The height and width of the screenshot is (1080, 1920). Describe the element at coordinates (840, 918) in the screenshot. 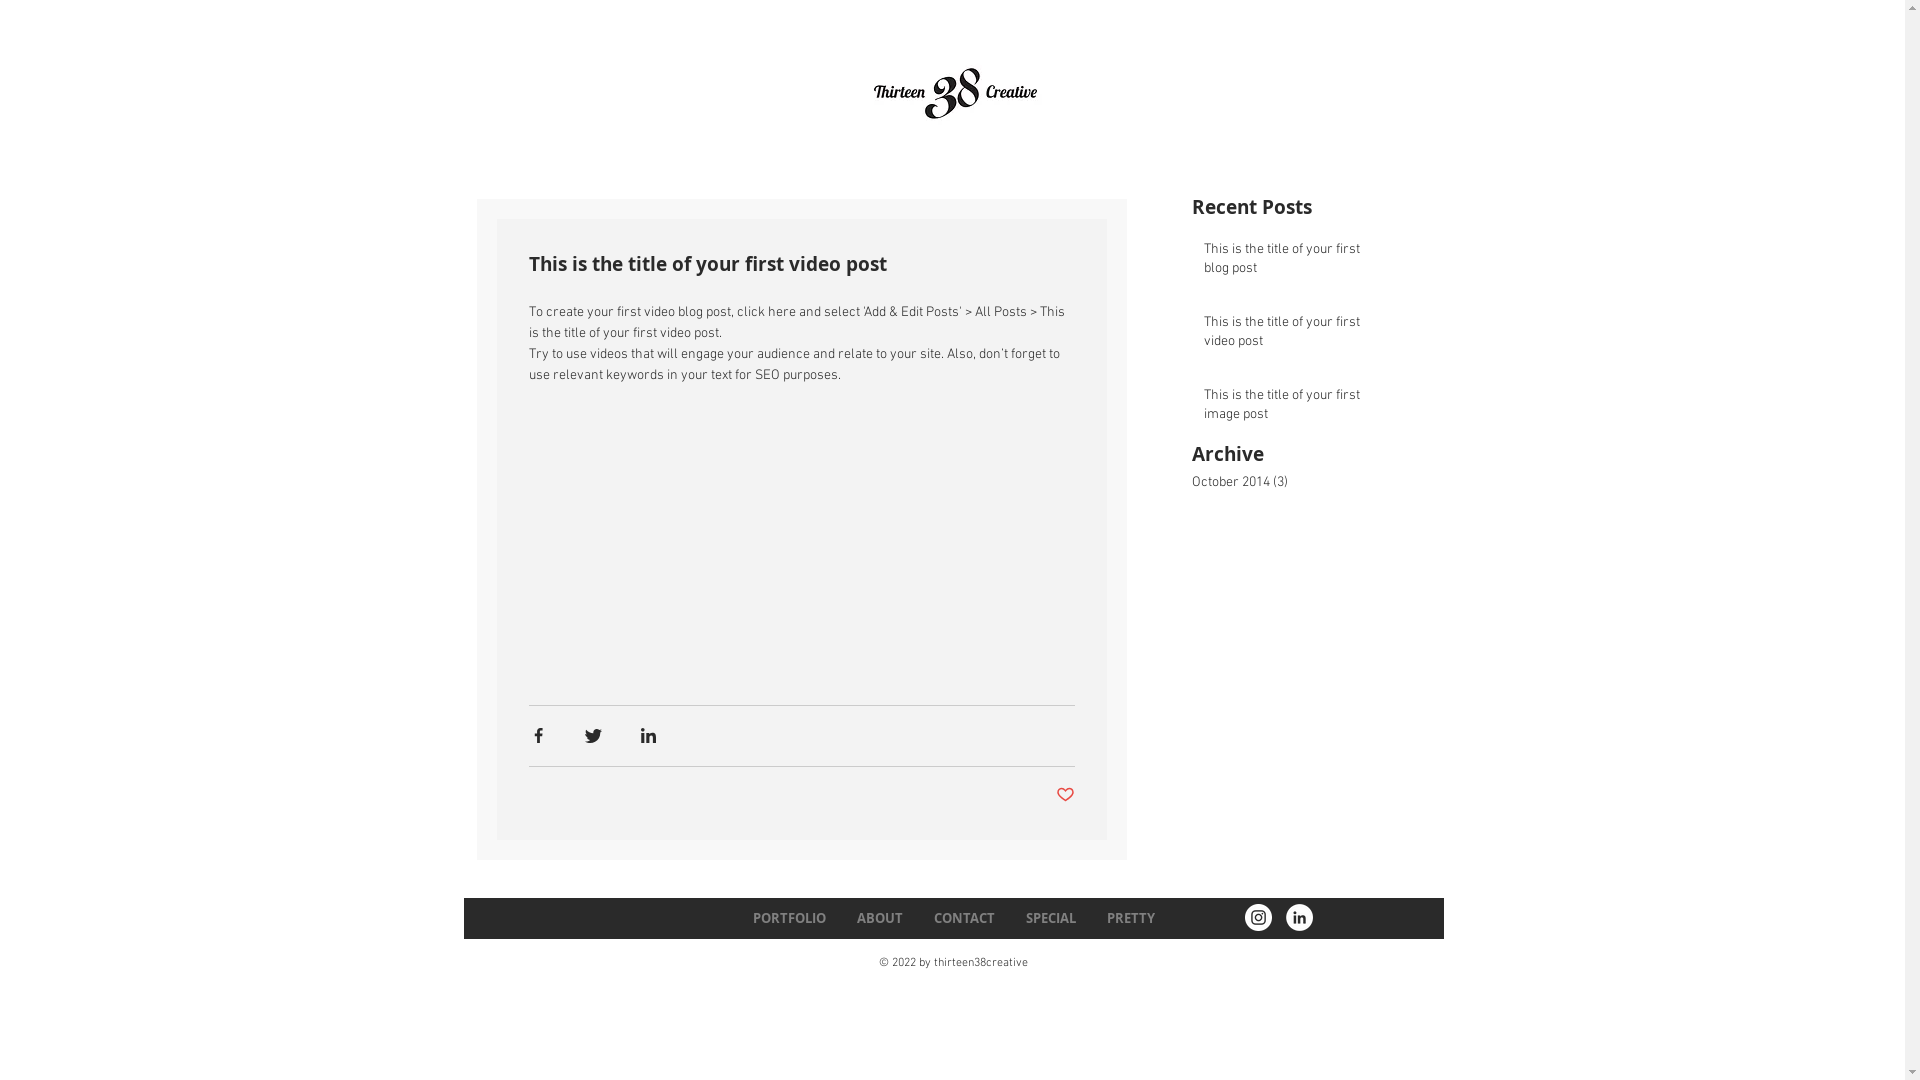

I see `'ABOUT'` at that location.